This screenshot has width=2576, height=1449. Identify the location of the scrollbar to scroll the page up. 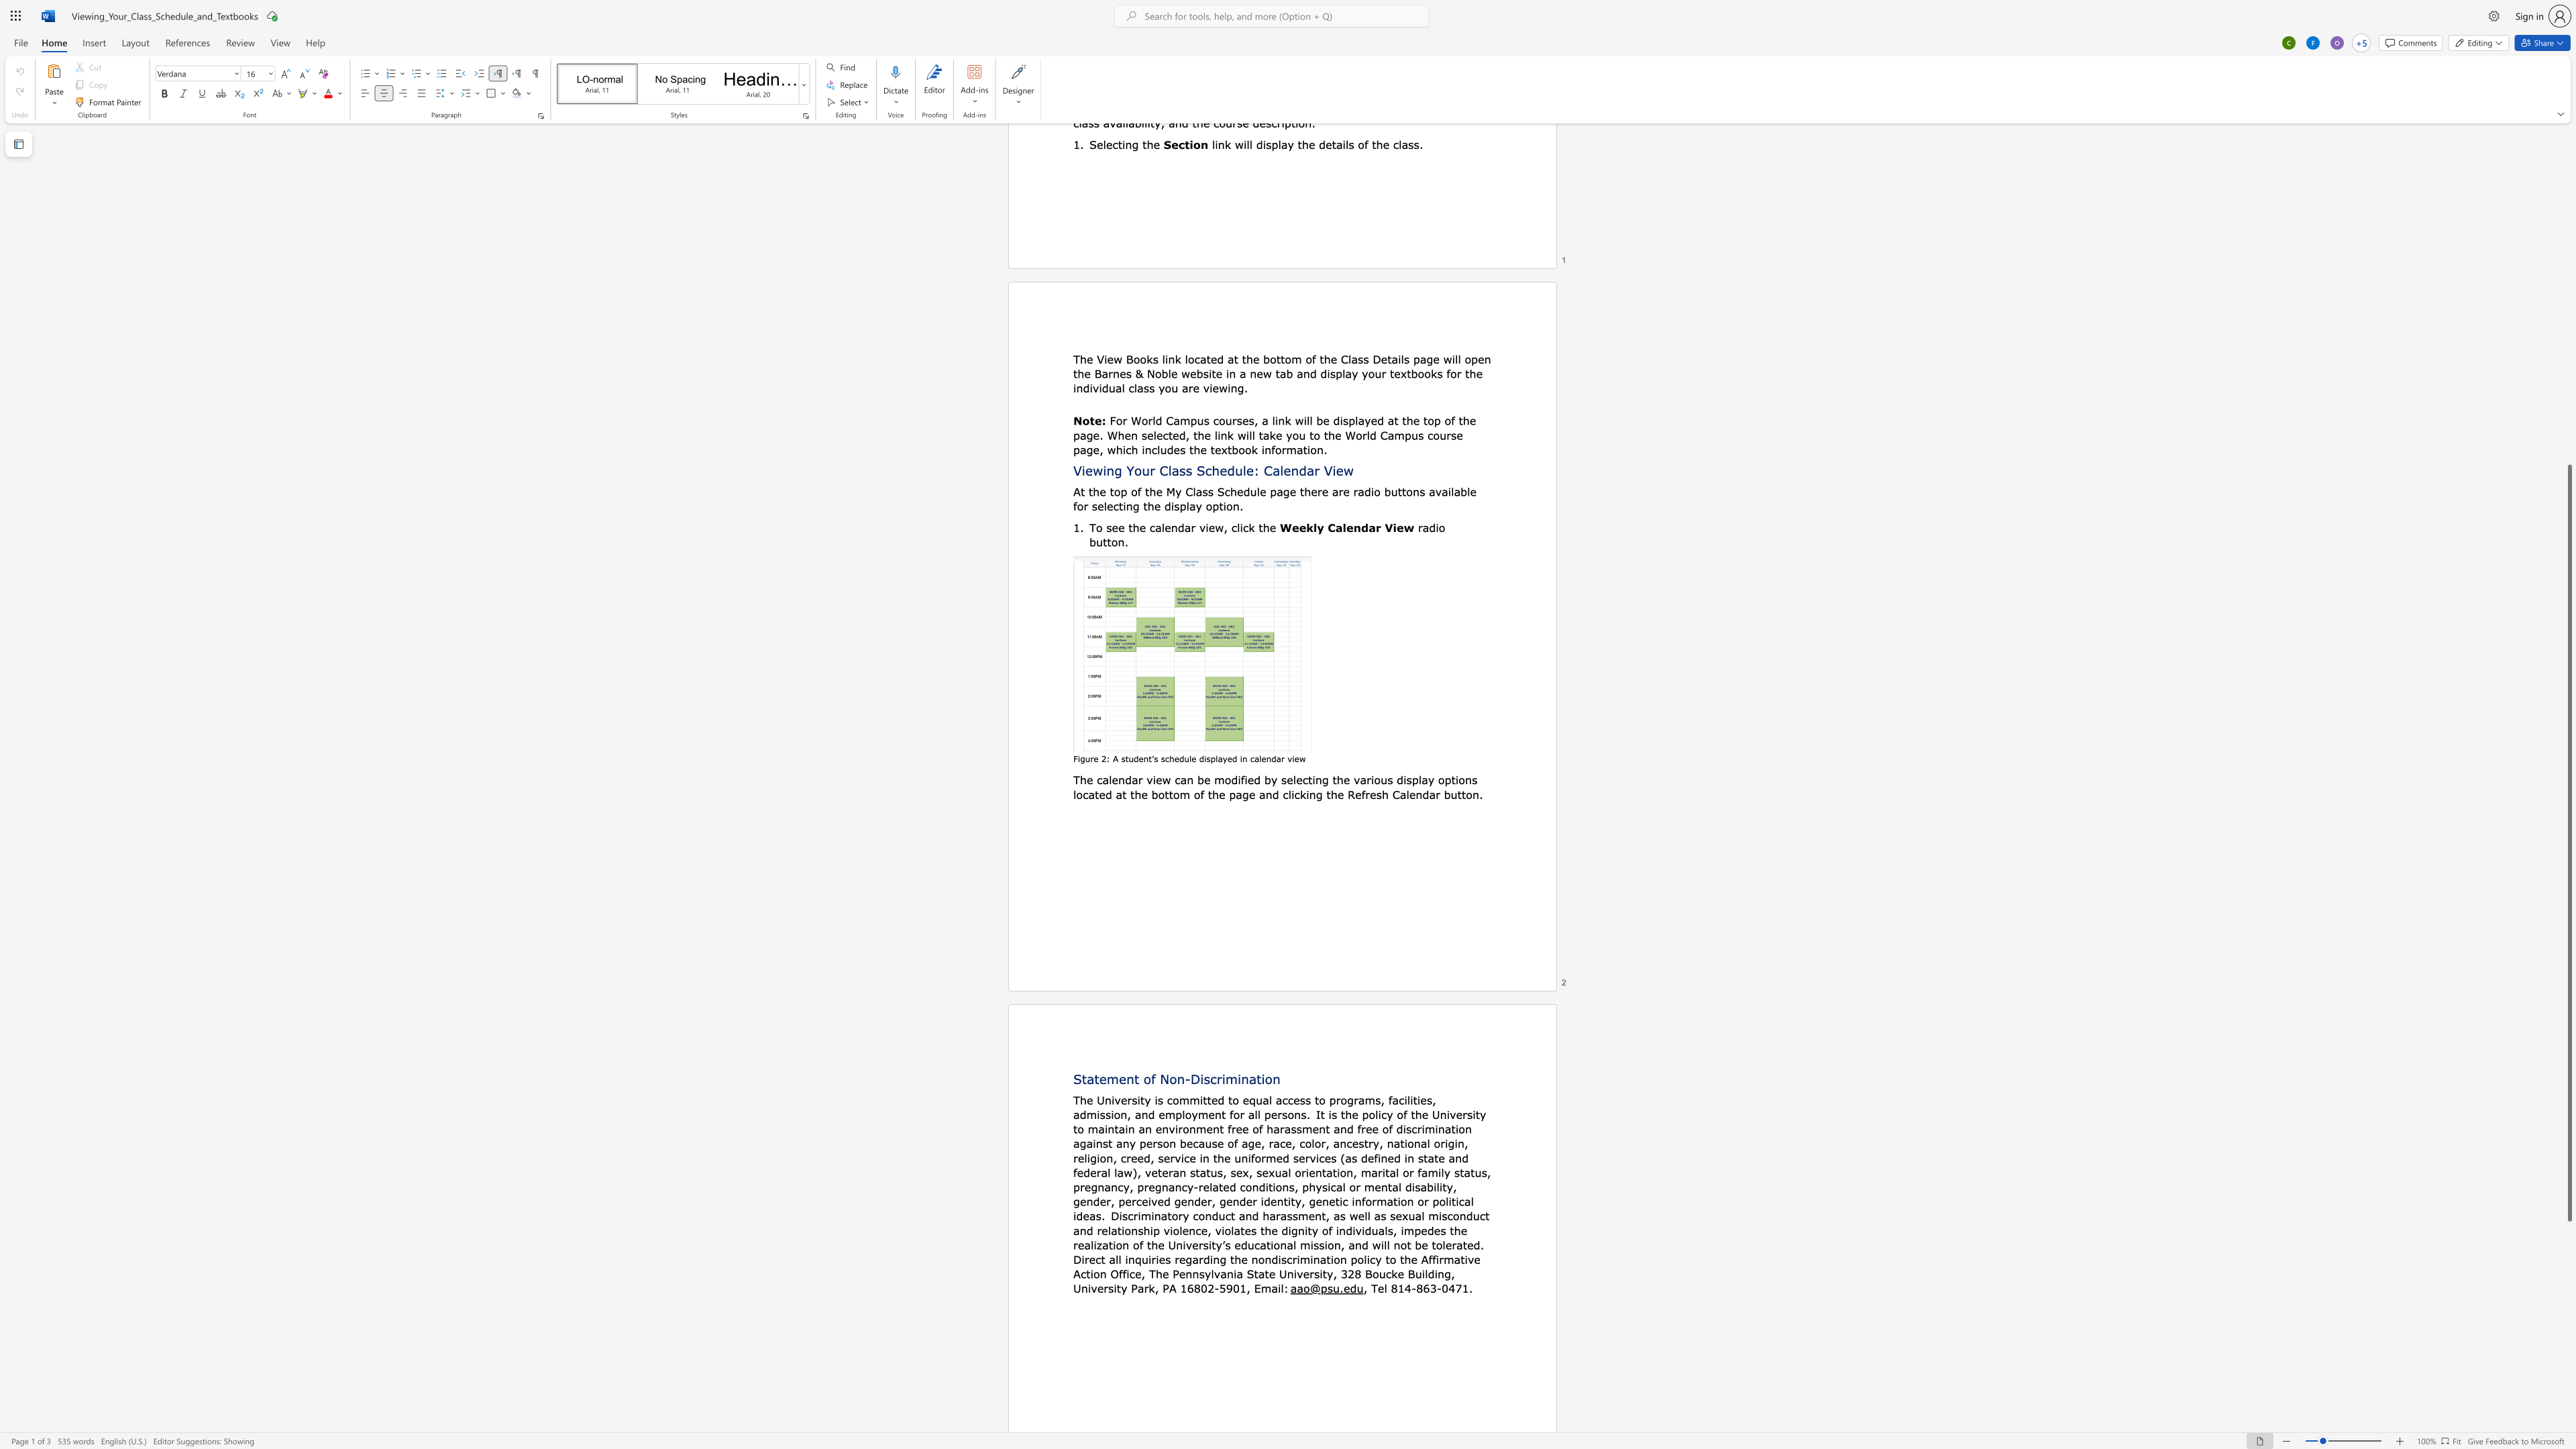
(2568, 407).